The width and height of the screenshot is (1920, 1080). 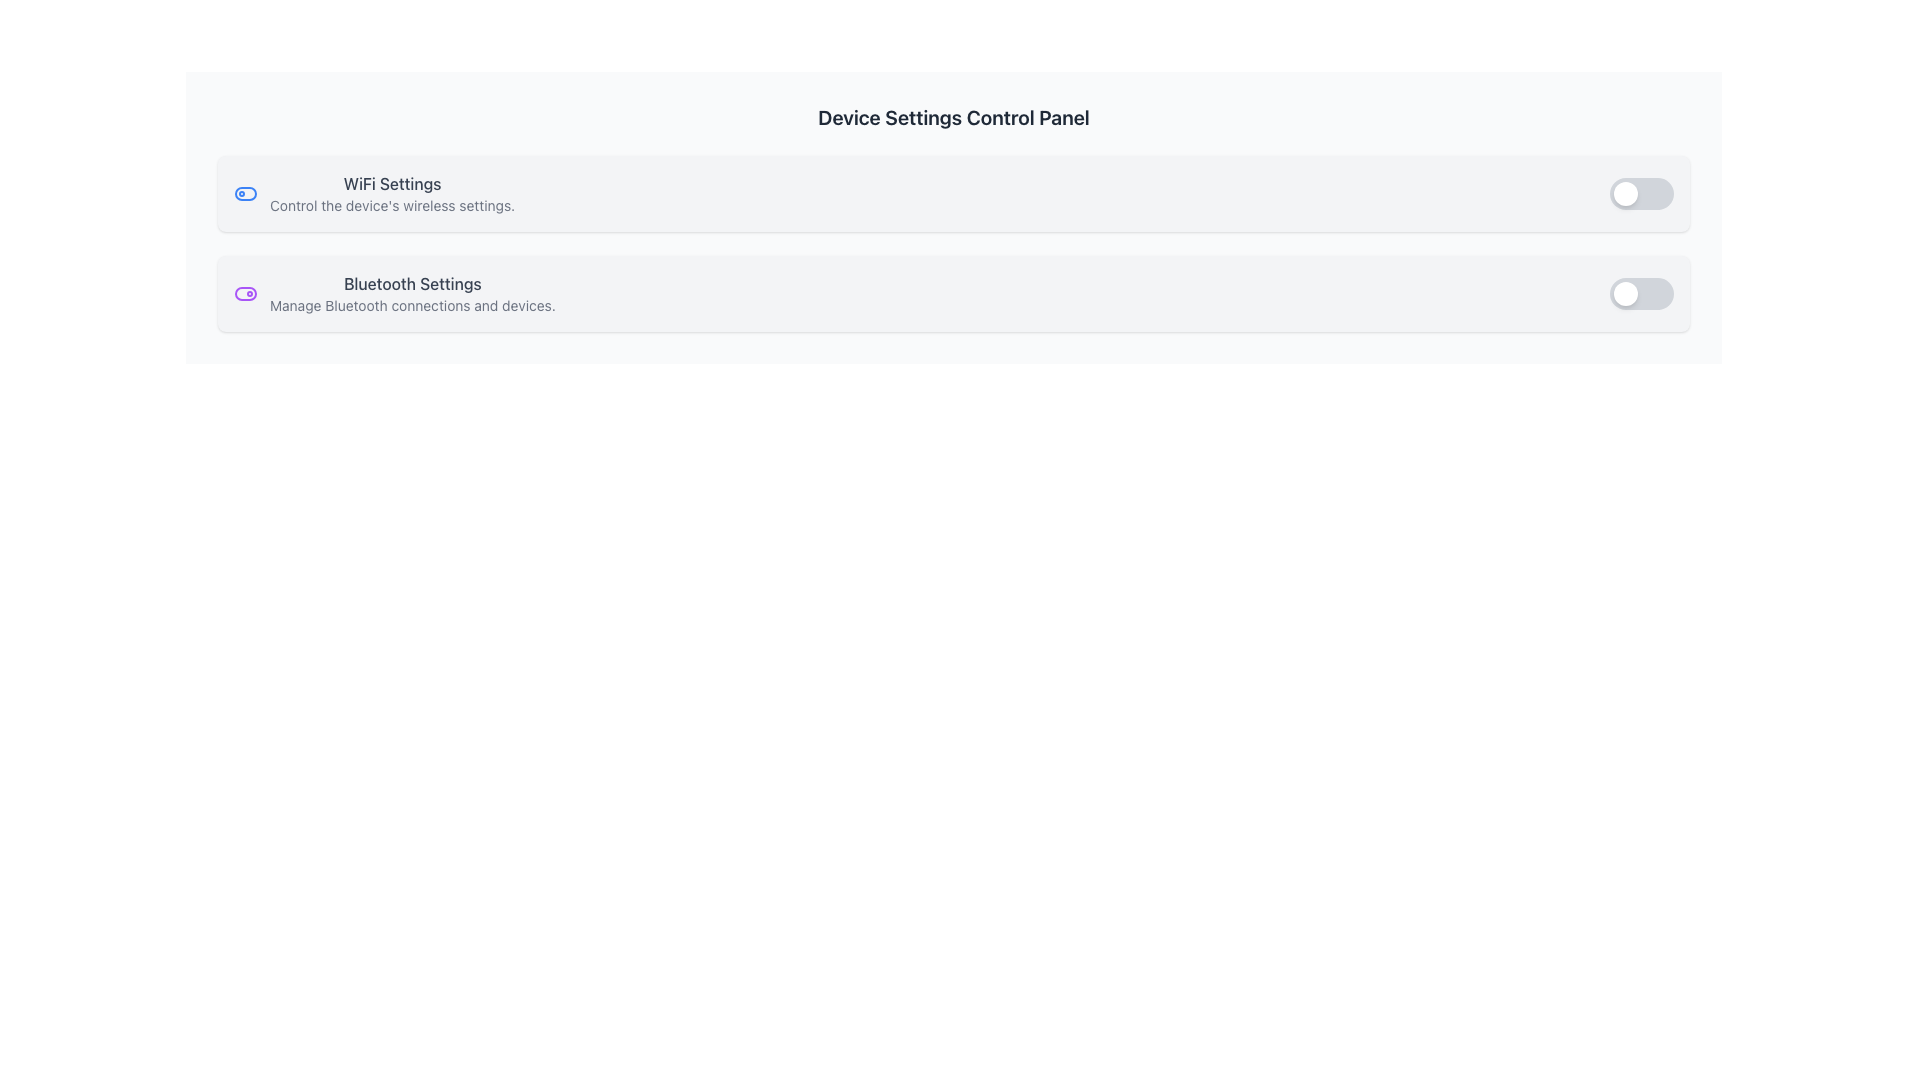 I want to click on the knob of the toggle switch located at the far right of the 'WiFi Settings' section, so click(x=1641, y=193).